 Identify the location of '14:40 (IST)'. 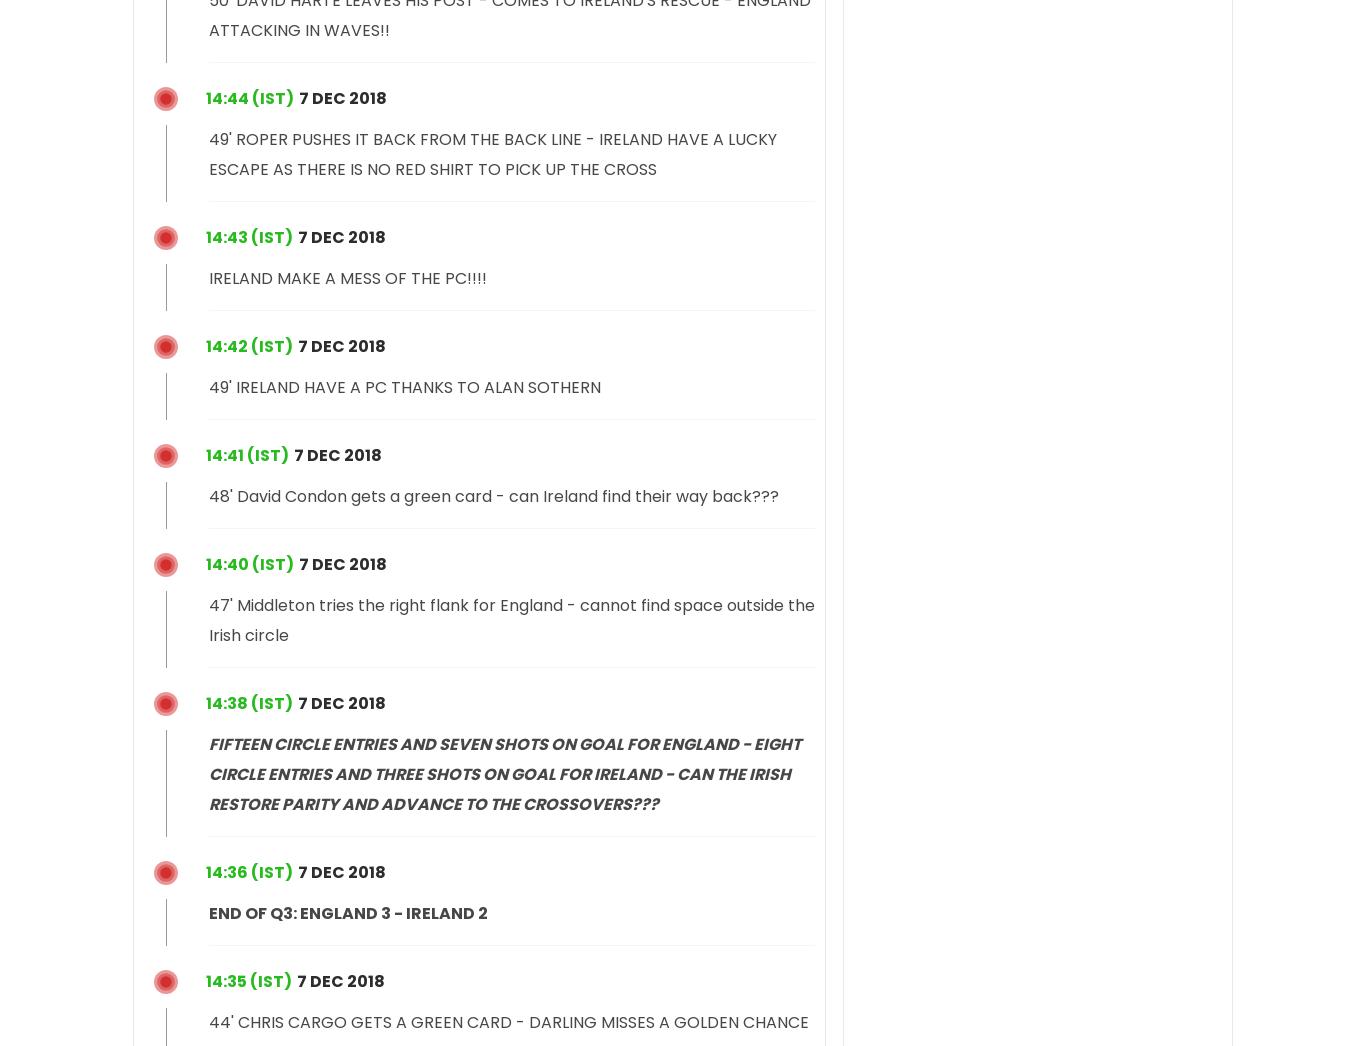
(249, 562).